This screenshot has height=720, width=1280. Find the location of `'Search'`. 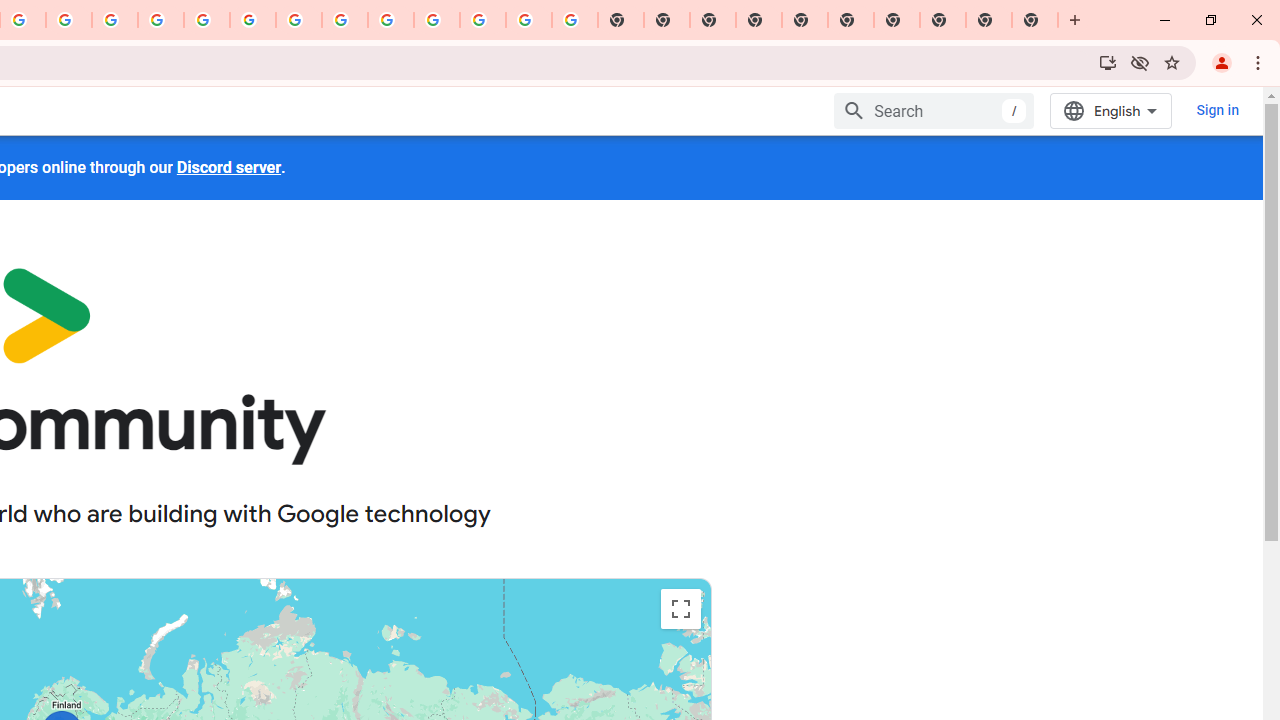

'Search' is located at coordinates (934, 110).